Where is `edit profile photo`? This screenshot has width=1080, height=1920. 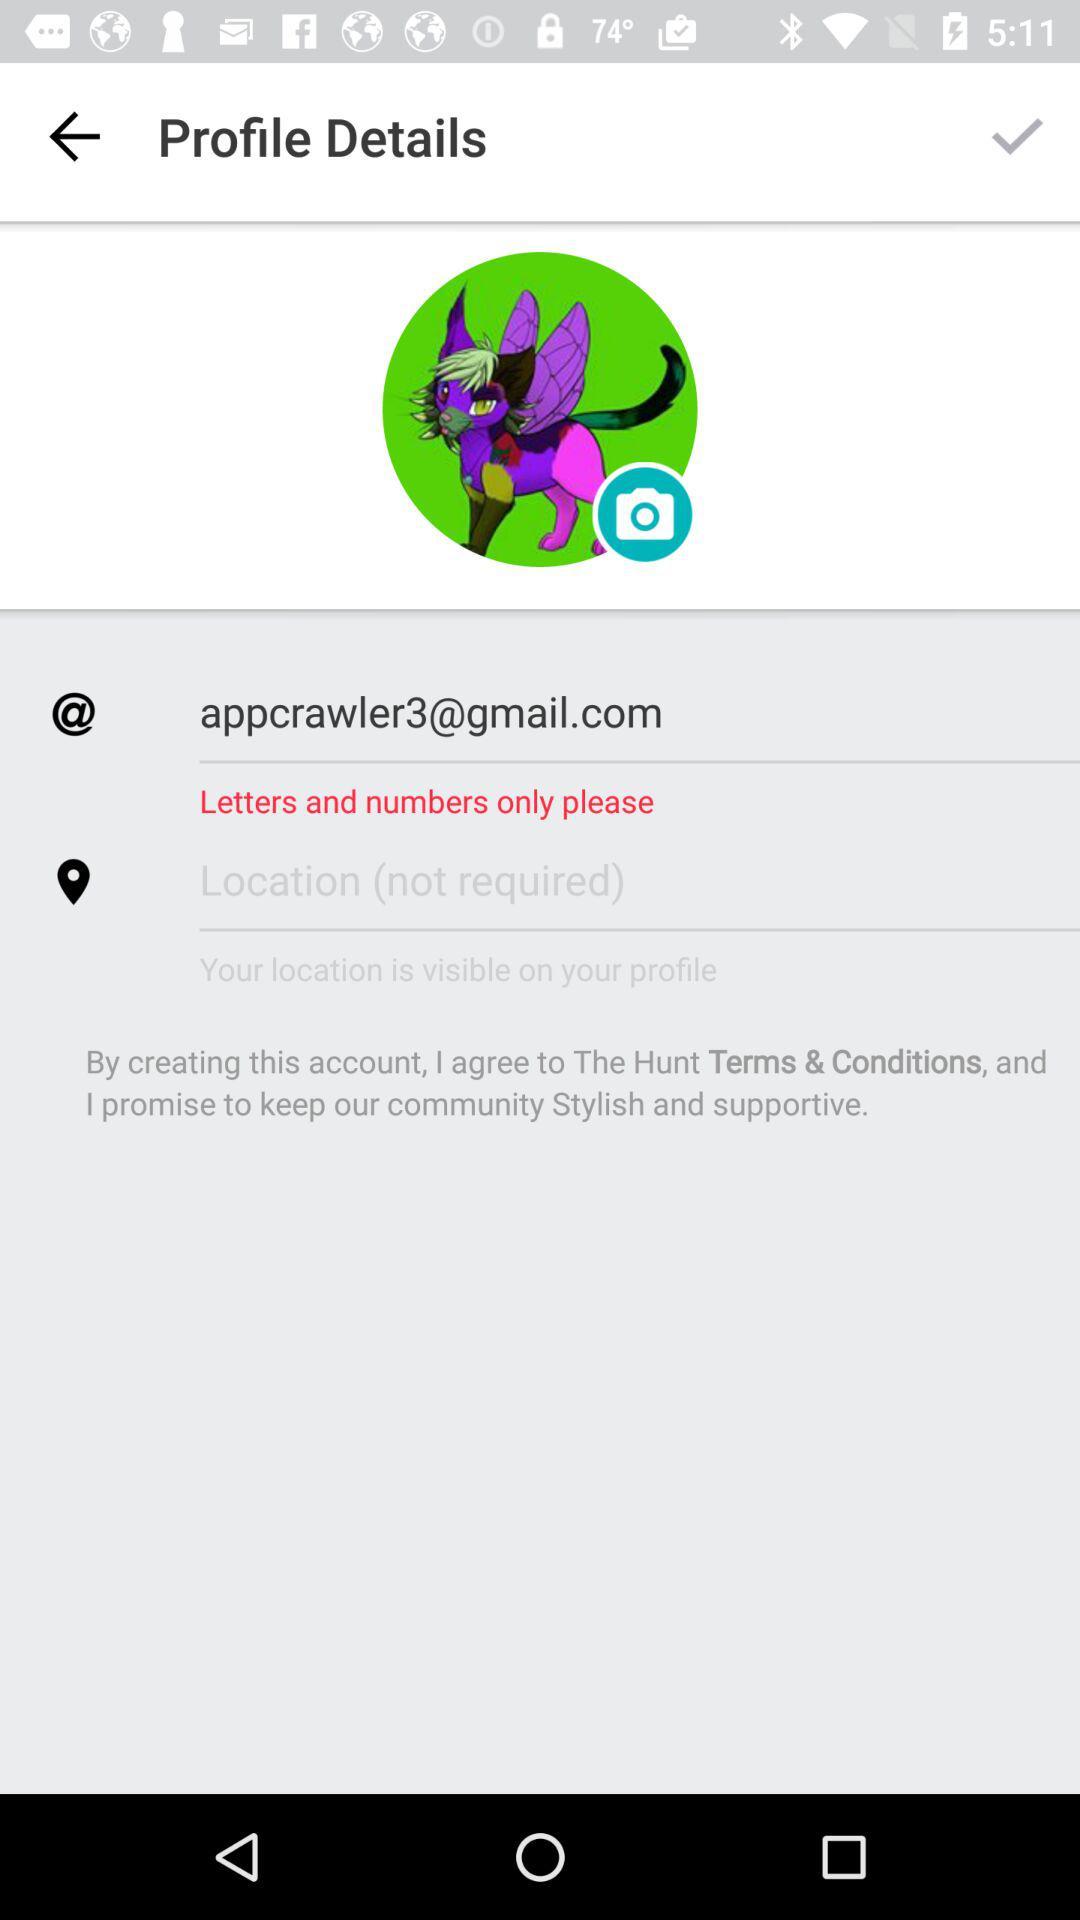
edit profile photo is located at coordinates (644, 514).